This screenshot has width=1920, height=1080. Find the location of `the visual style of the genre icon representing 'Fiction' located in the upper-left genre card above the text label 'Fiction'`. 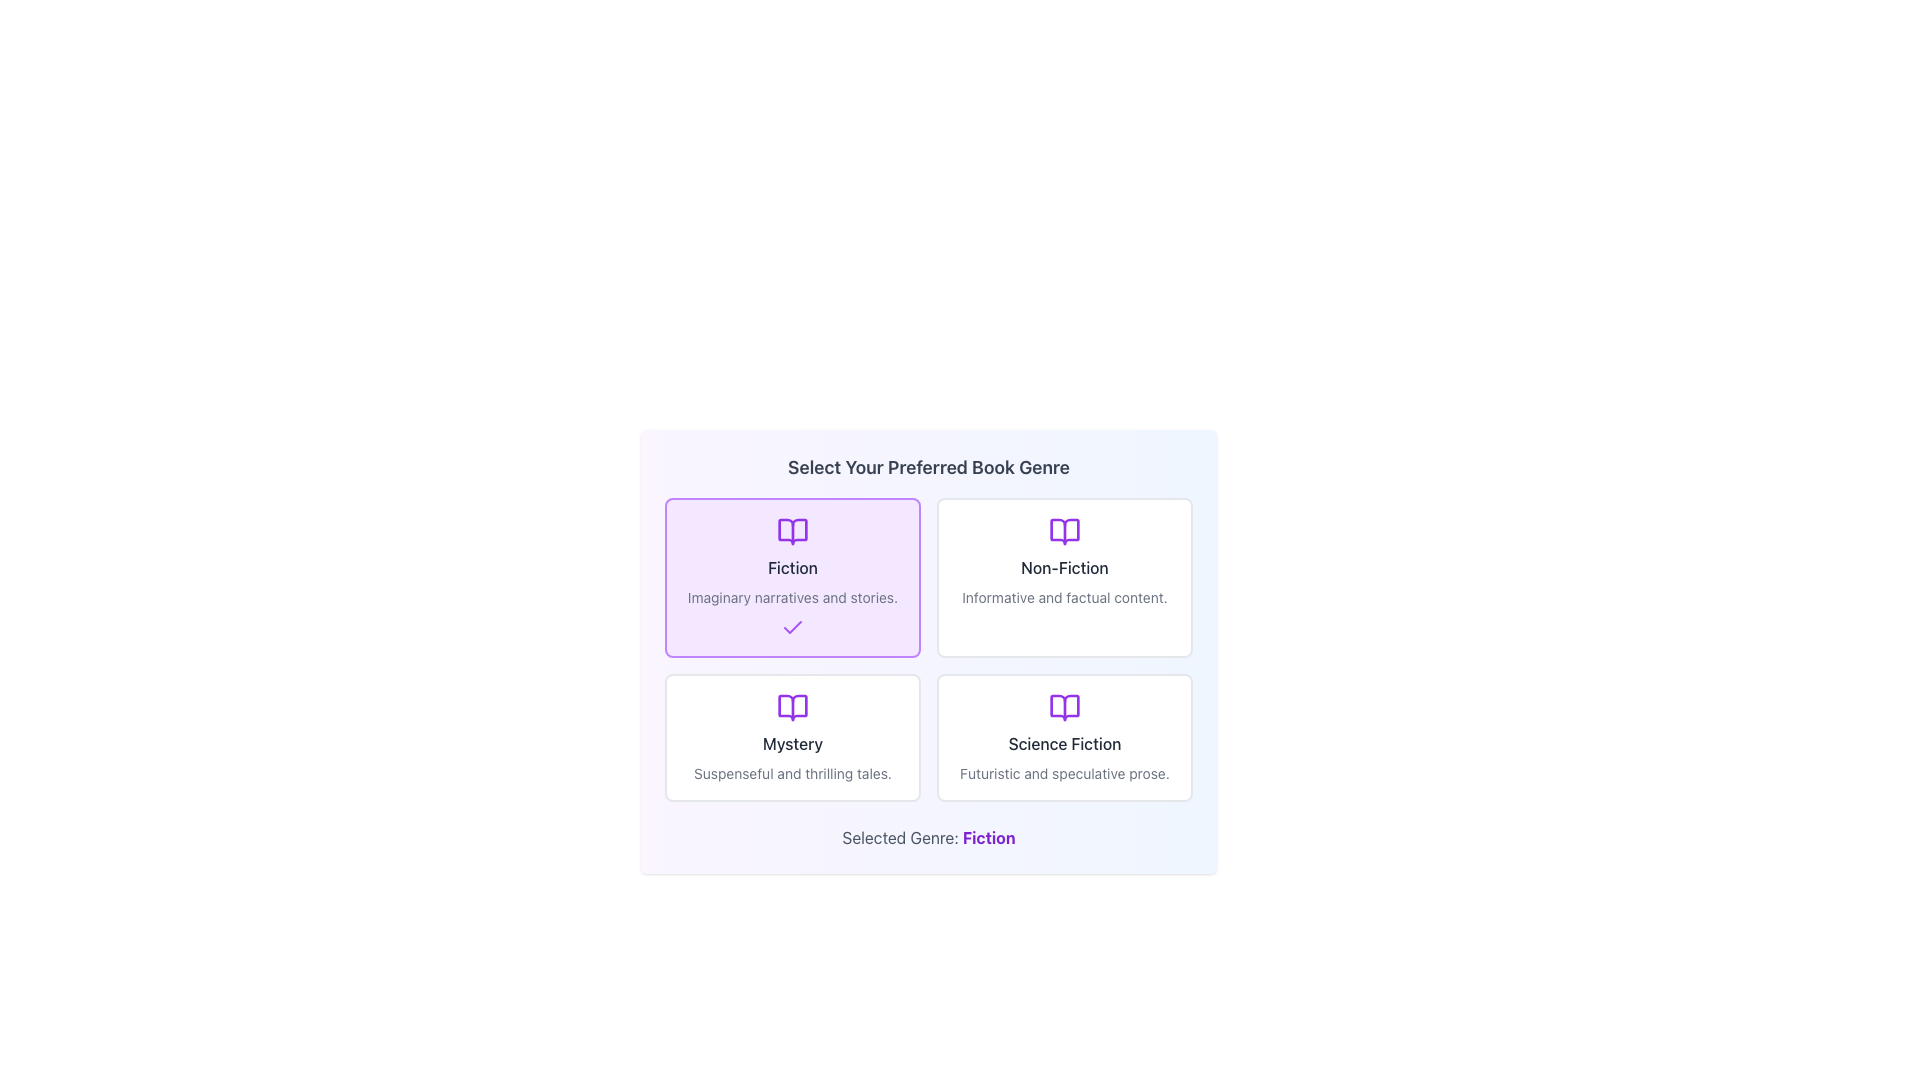

the visual style of the genre icon representing 'Fiction' located in the upper-left genre card above the text label 'Fiction' is located at coordinates (791, 531).